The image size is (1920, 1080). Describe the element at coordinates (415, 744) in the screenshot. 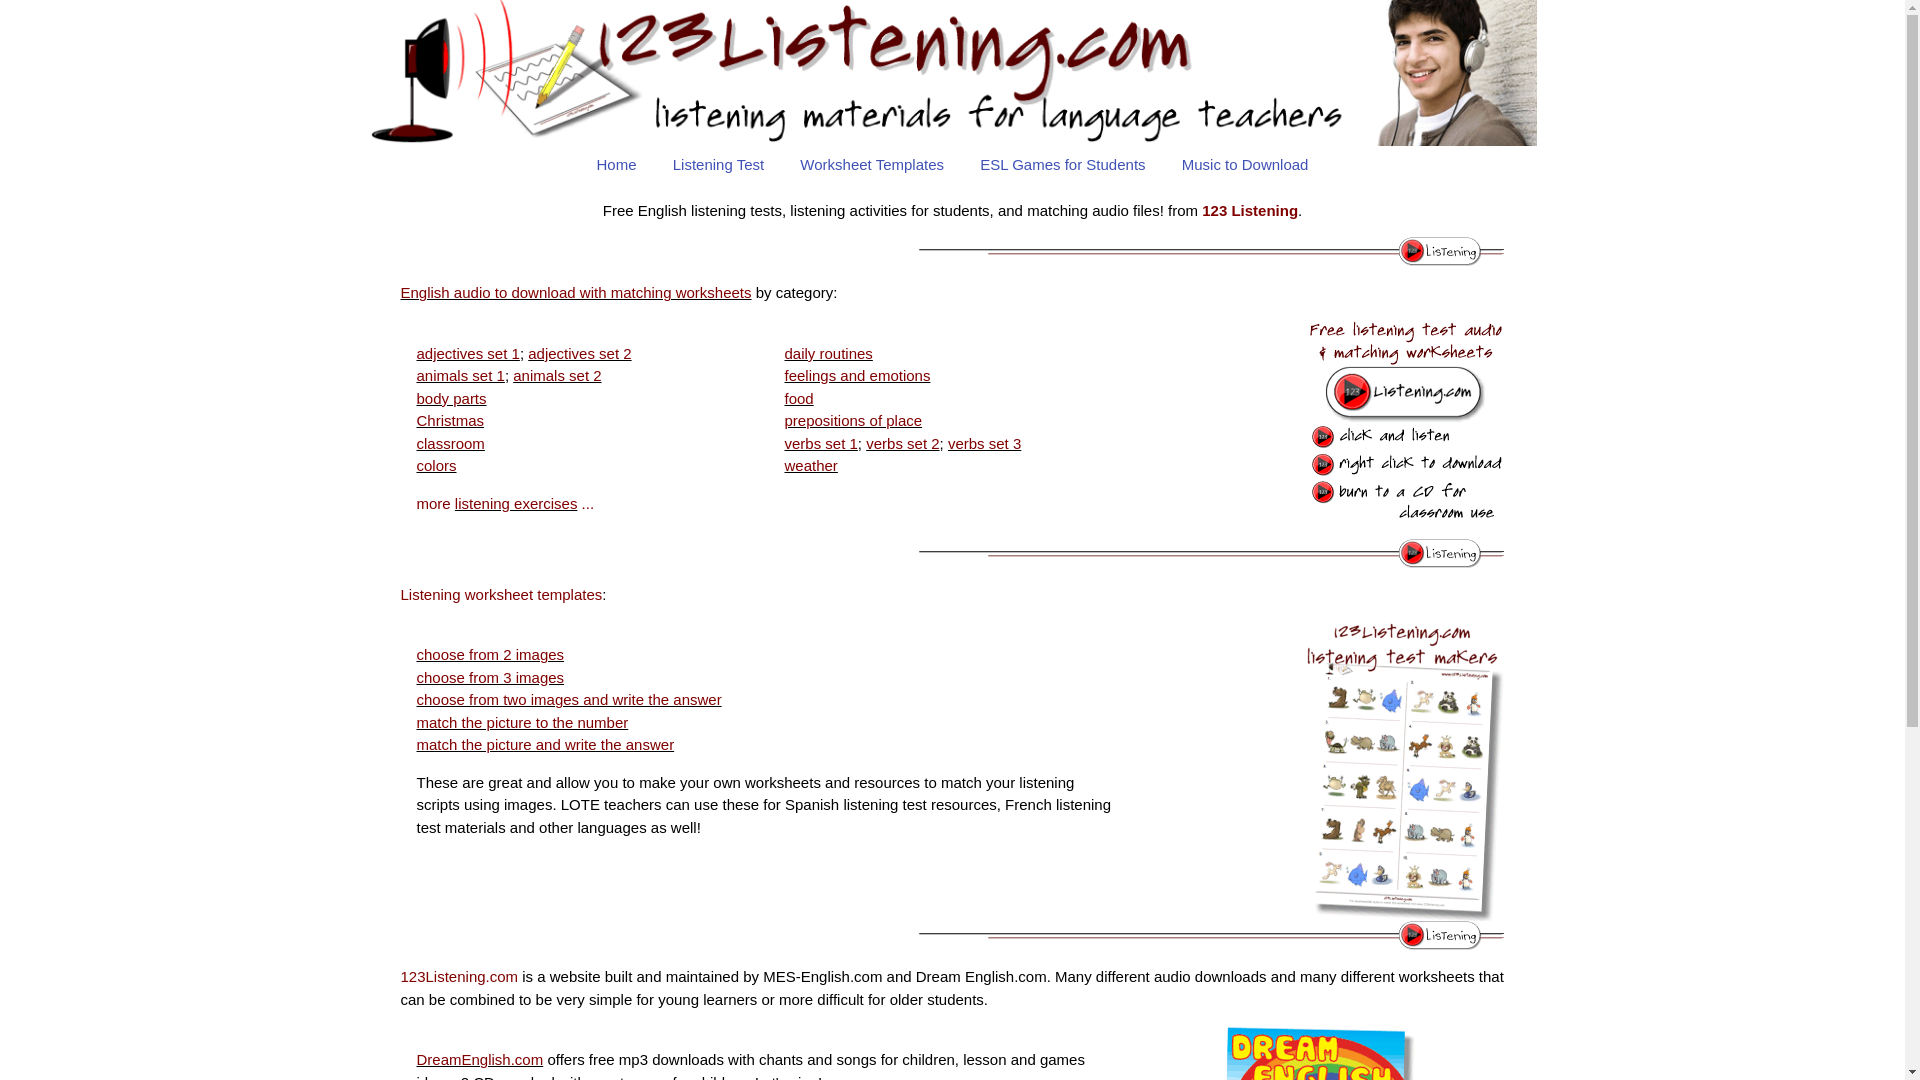

I see `'match the picture and write the answer'` at that location.